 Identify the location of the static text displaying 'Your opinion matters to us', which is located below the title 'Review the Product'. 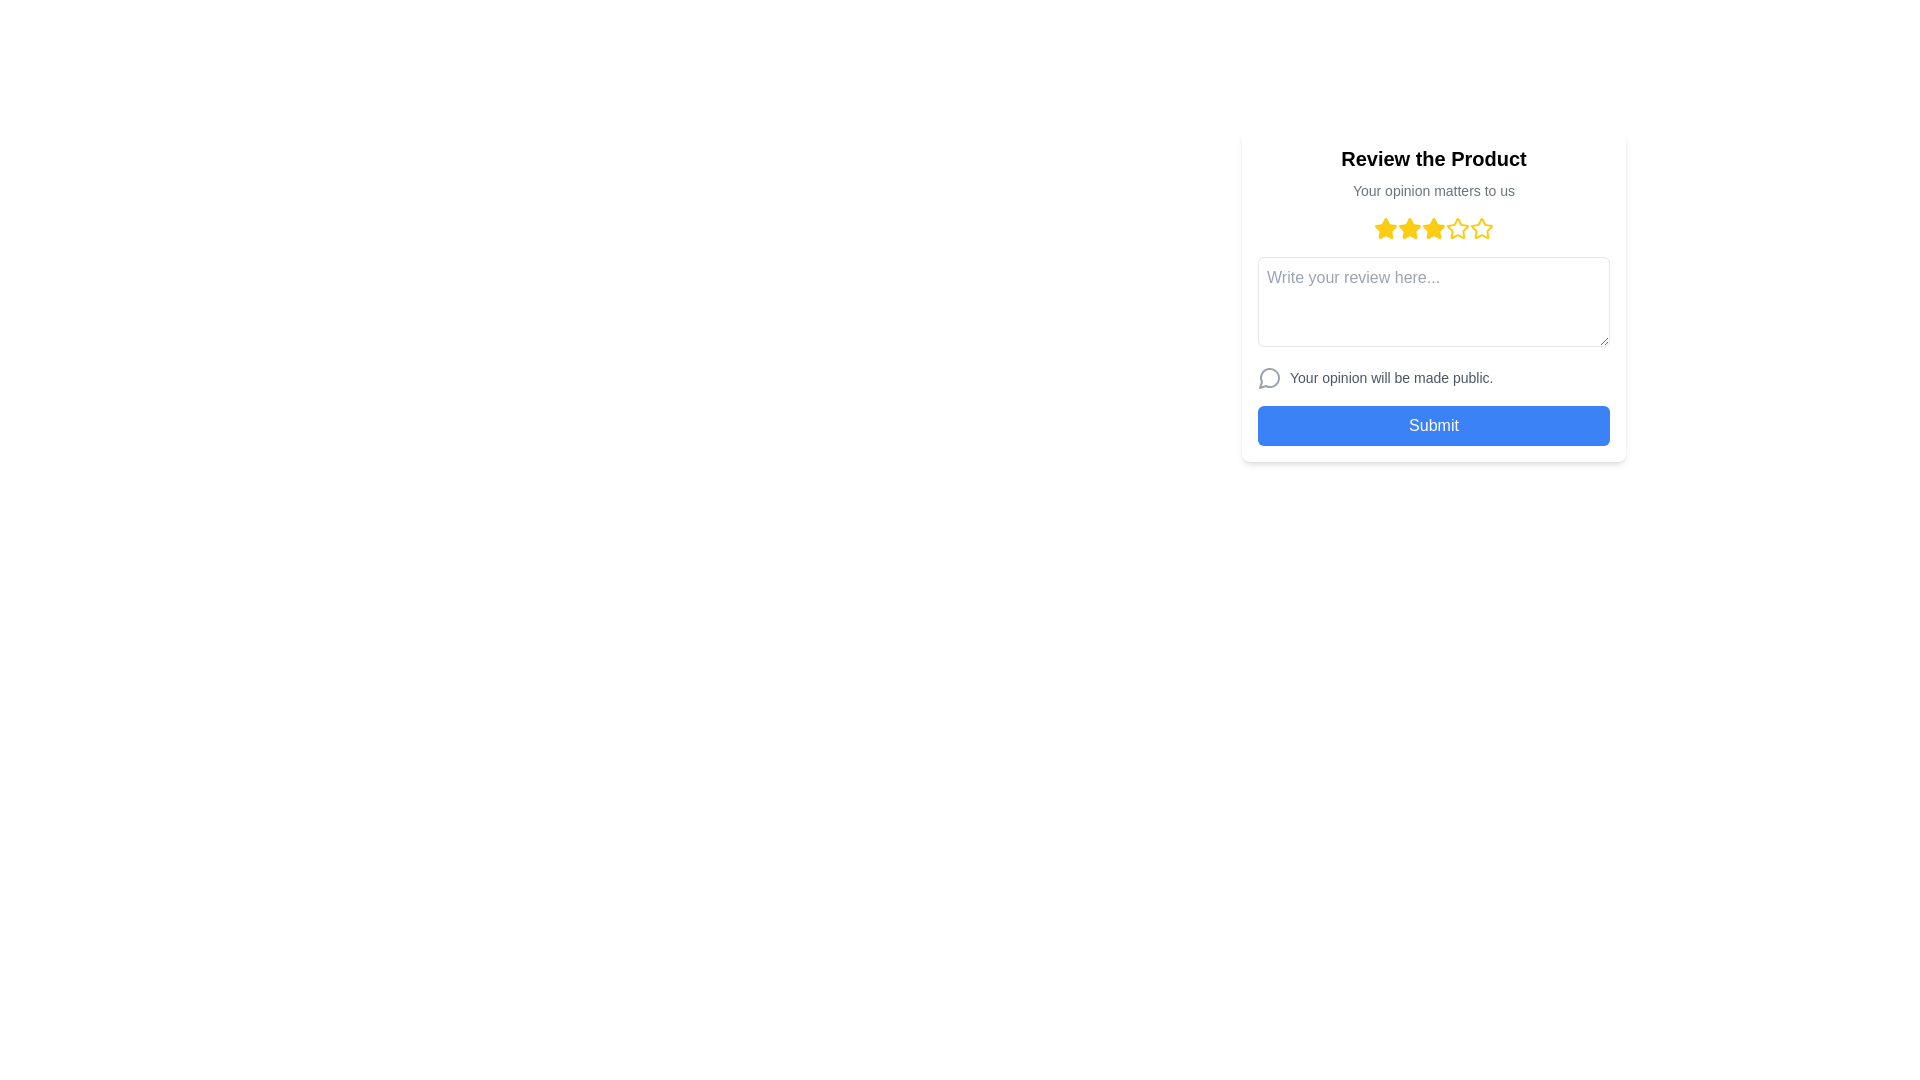
(1433, 191).